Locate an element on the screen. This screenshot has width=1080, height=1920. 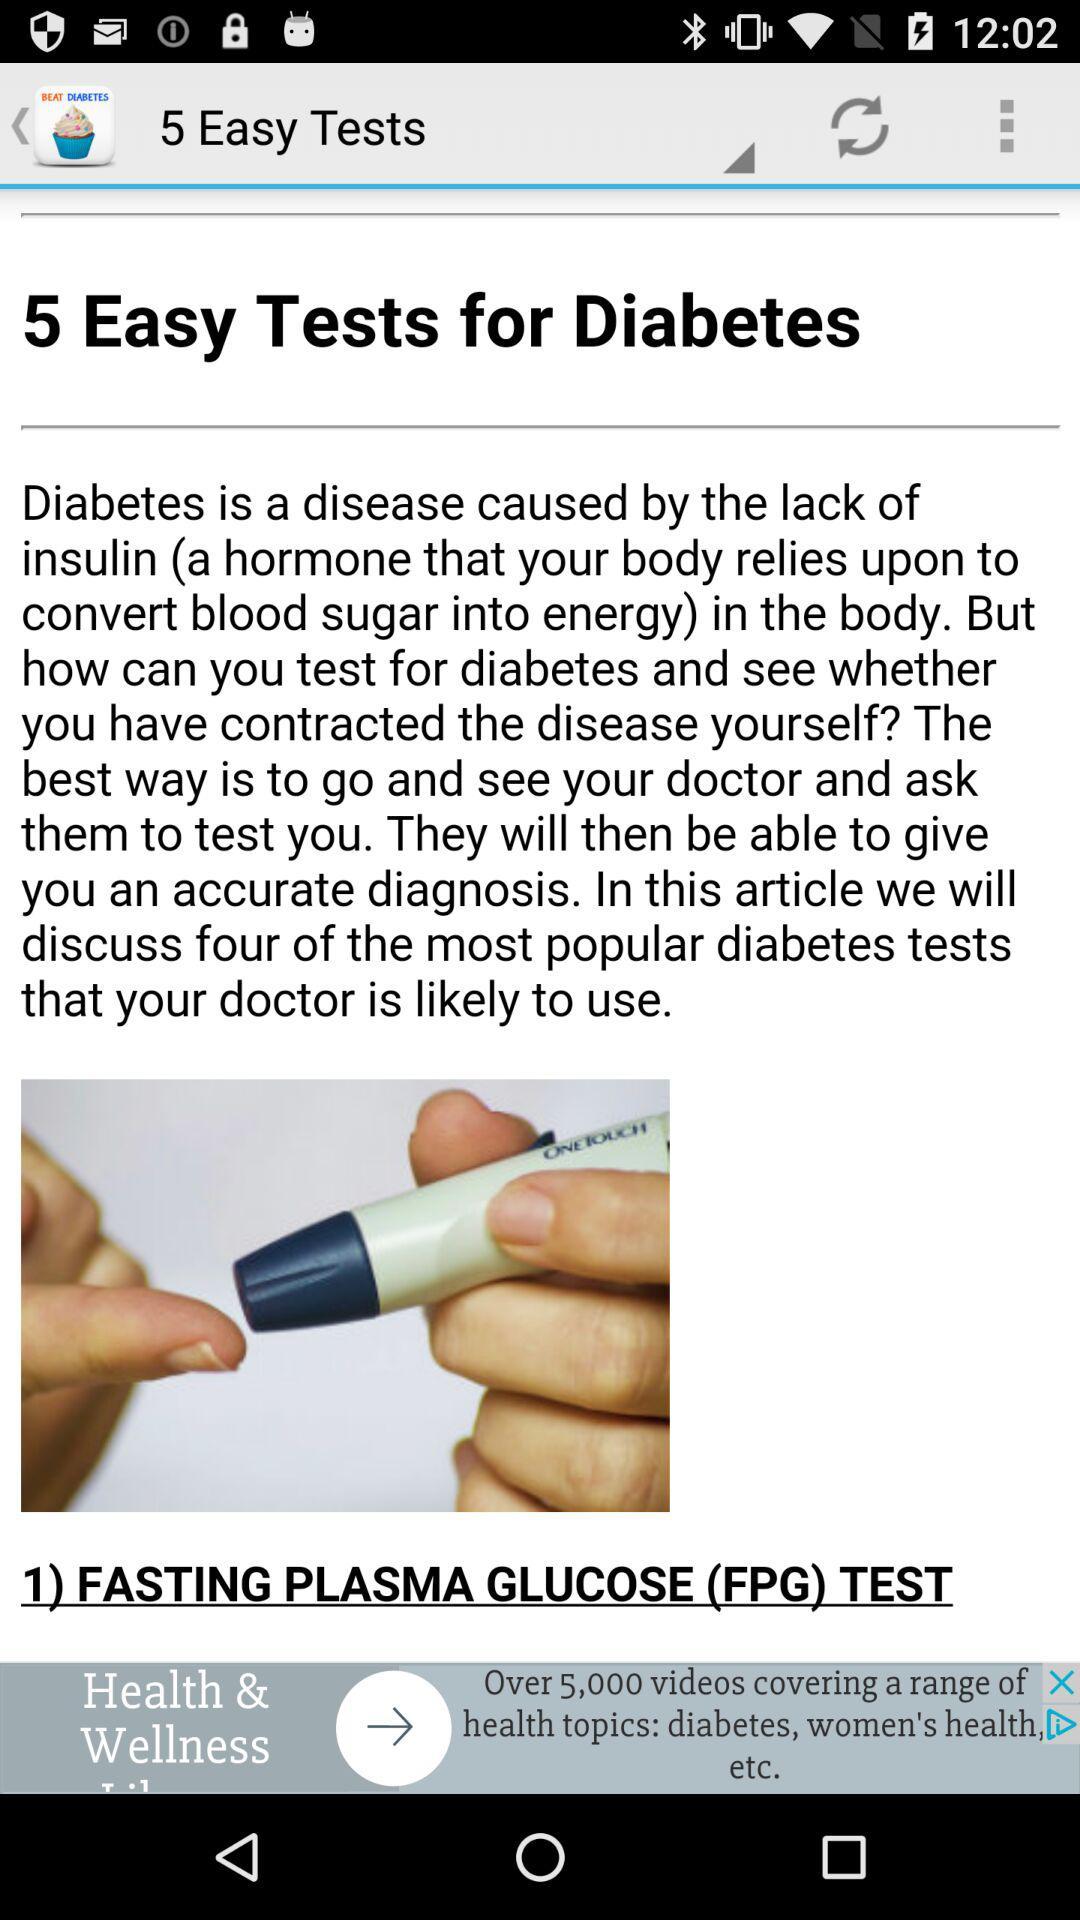
next is located at coordinates (540, 1727).